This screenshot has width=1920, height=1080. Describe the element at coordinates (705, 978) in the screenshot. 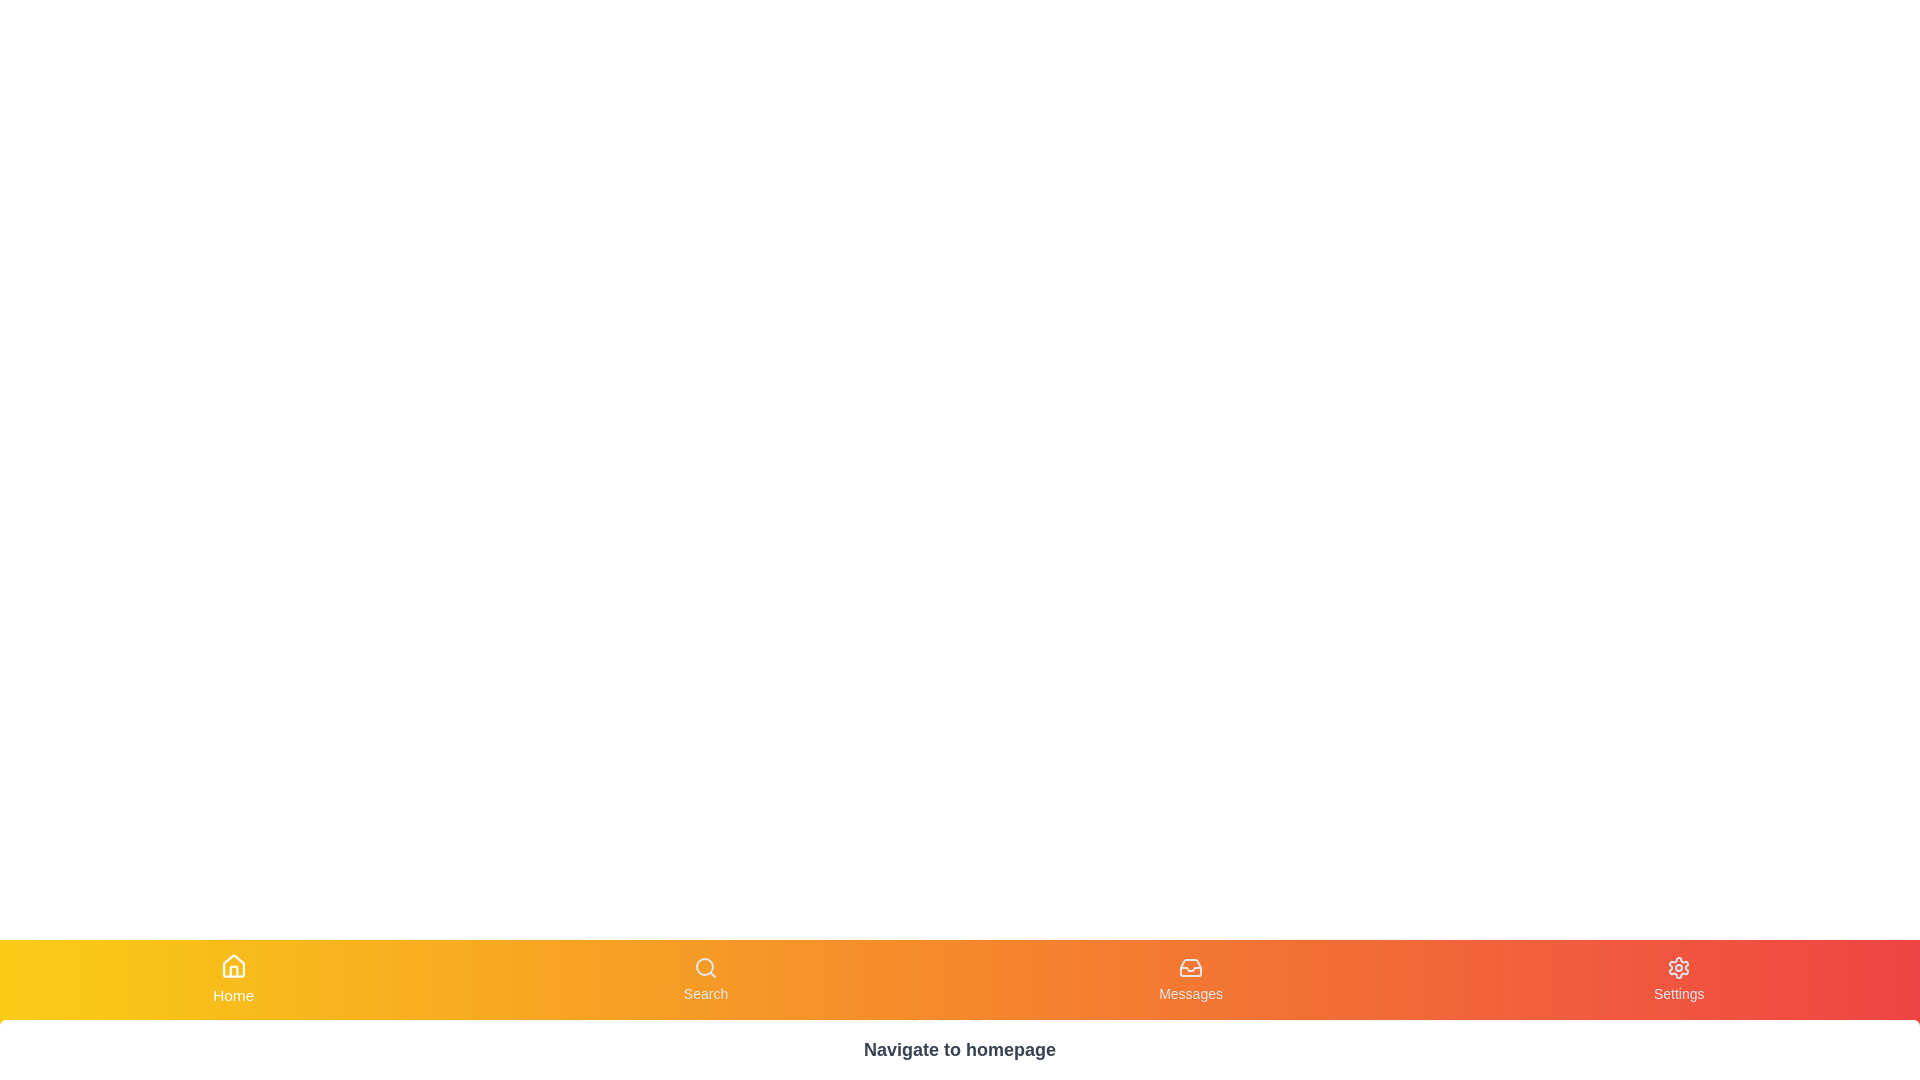

I see `the Search tab in the navigation bar` at that location.